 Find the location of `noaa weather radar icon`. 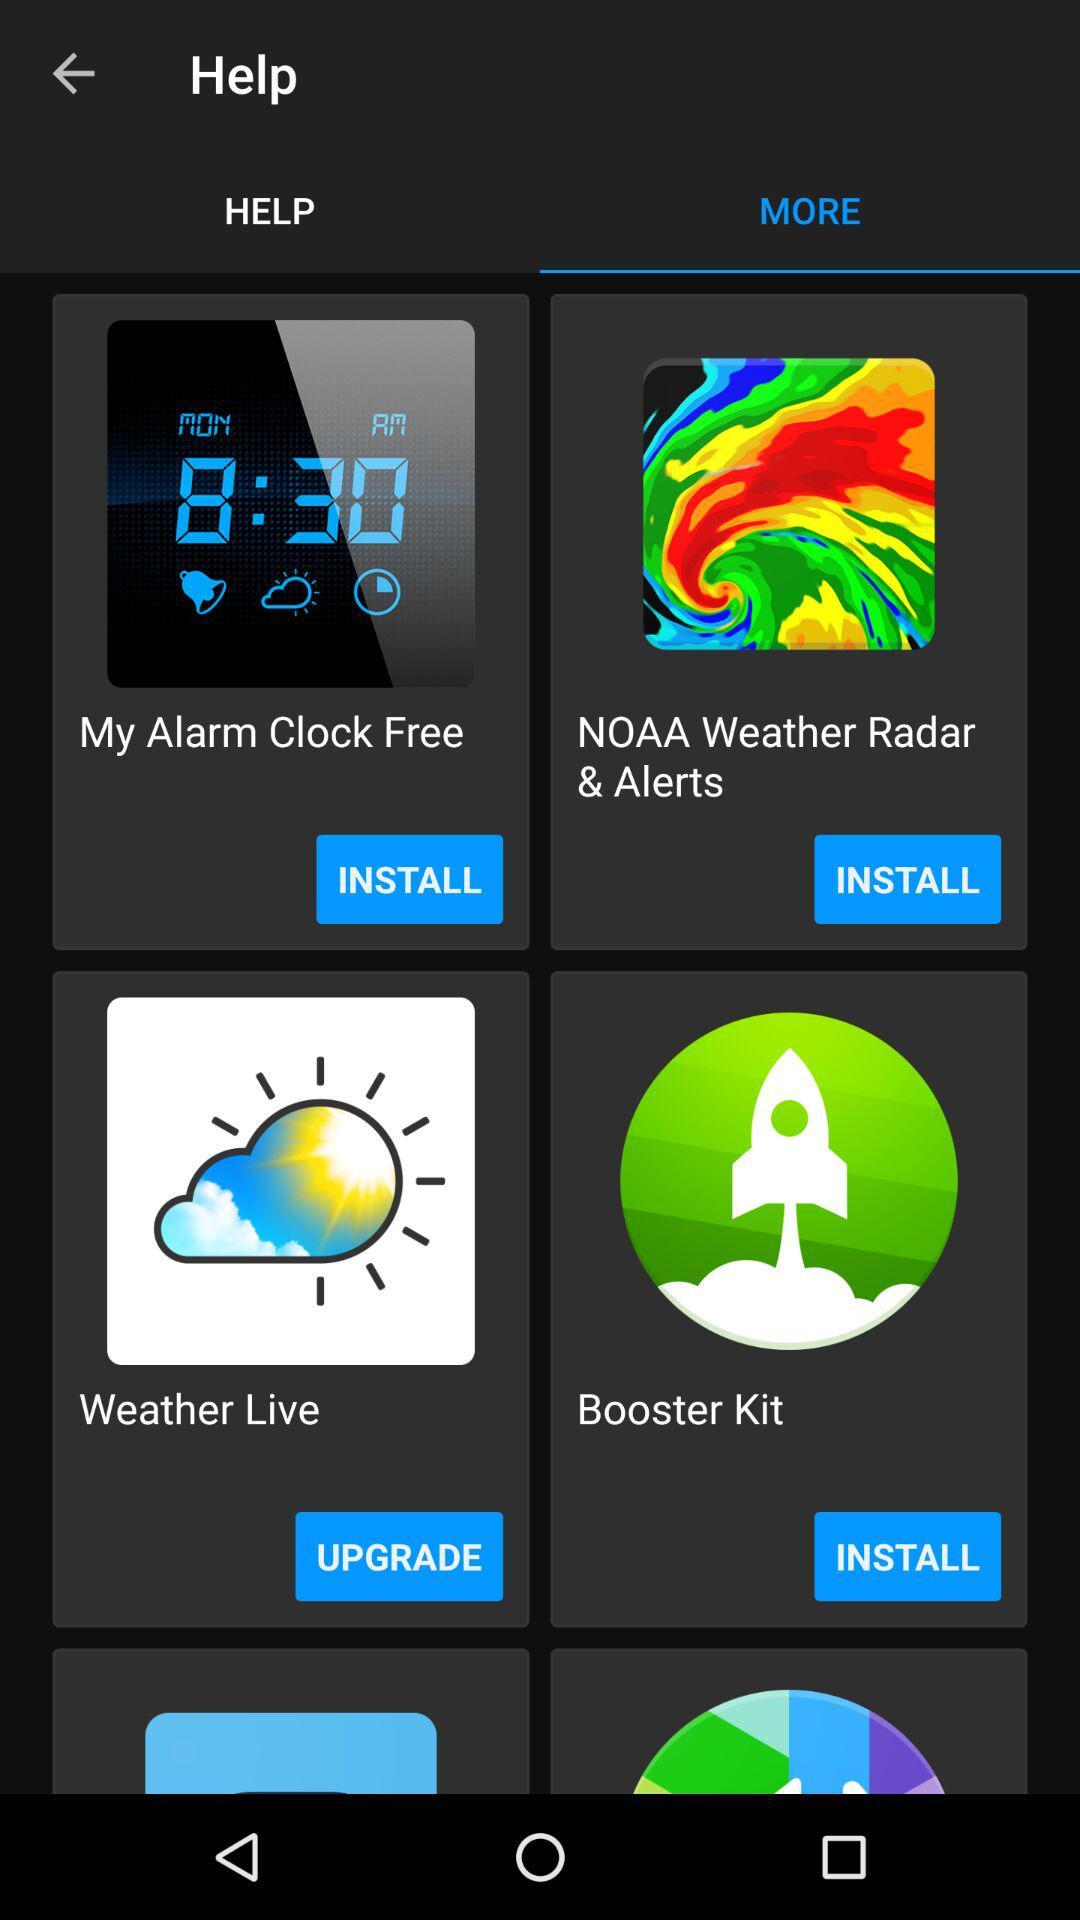

noaa weather radar icon is located at coordinates (788, 754).